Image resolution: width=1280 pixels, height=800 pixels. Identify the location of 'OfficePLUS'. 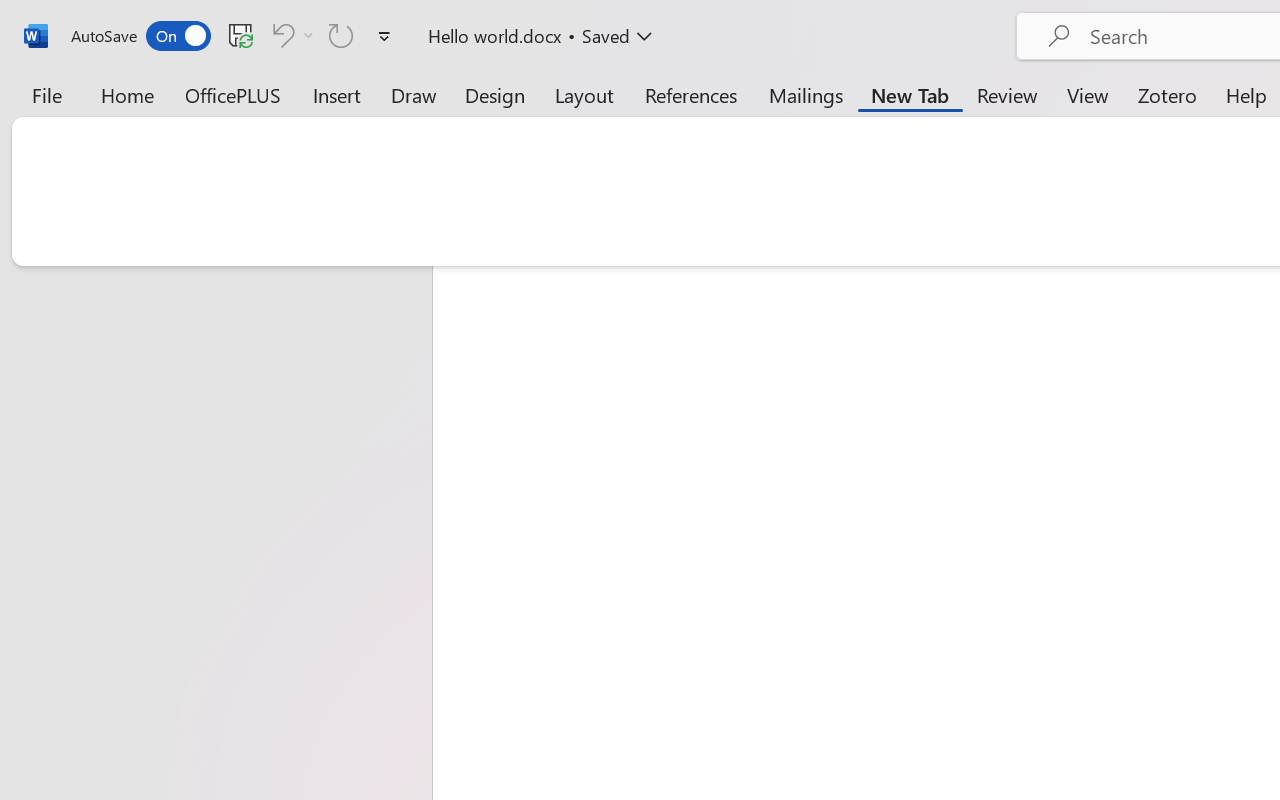
(233, 94).